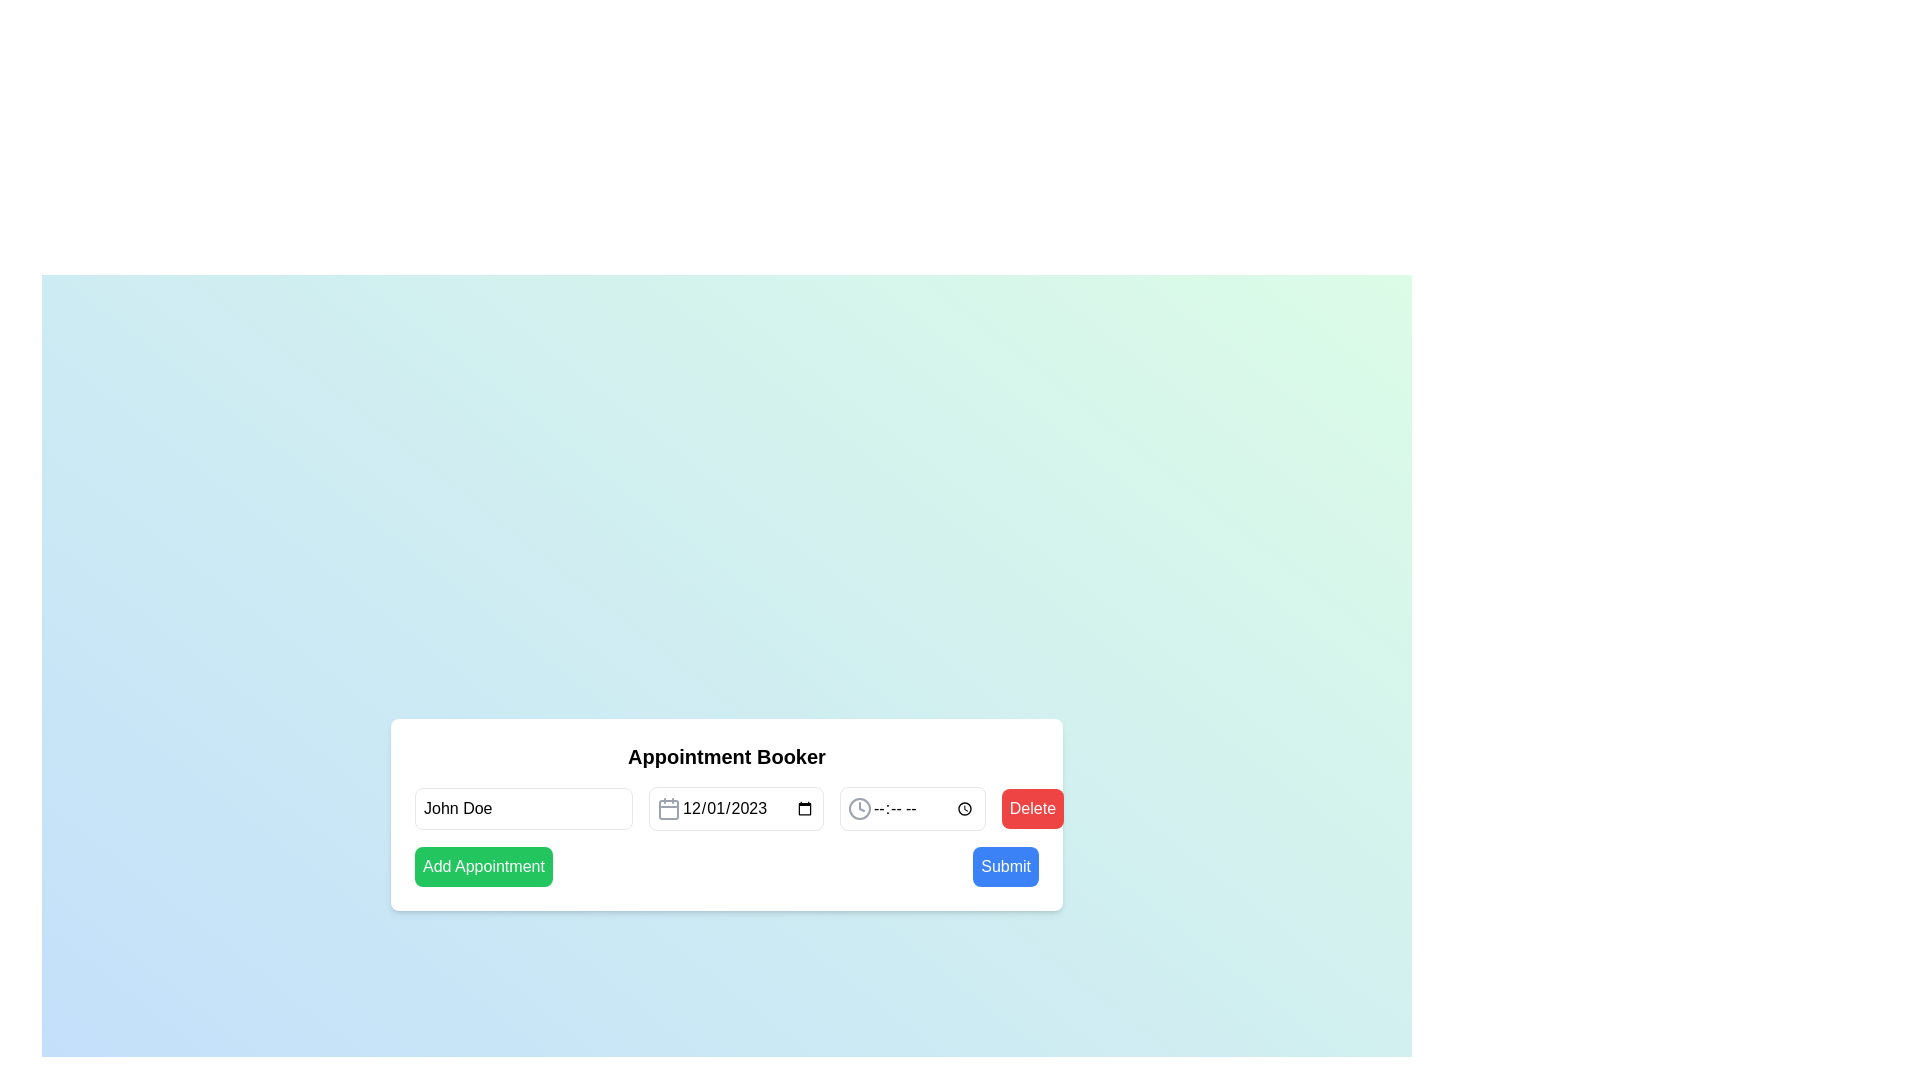 This screenshot has width=1920, height=1080. What do you see at coordinates (725, 756) in the screenshot?
I see `the bold, large-sized text header displaying 'Appointment Booker' which is prominently positioned at the top of a white card with rounded edges and a shadow effect` at bounding box center [725, 756].